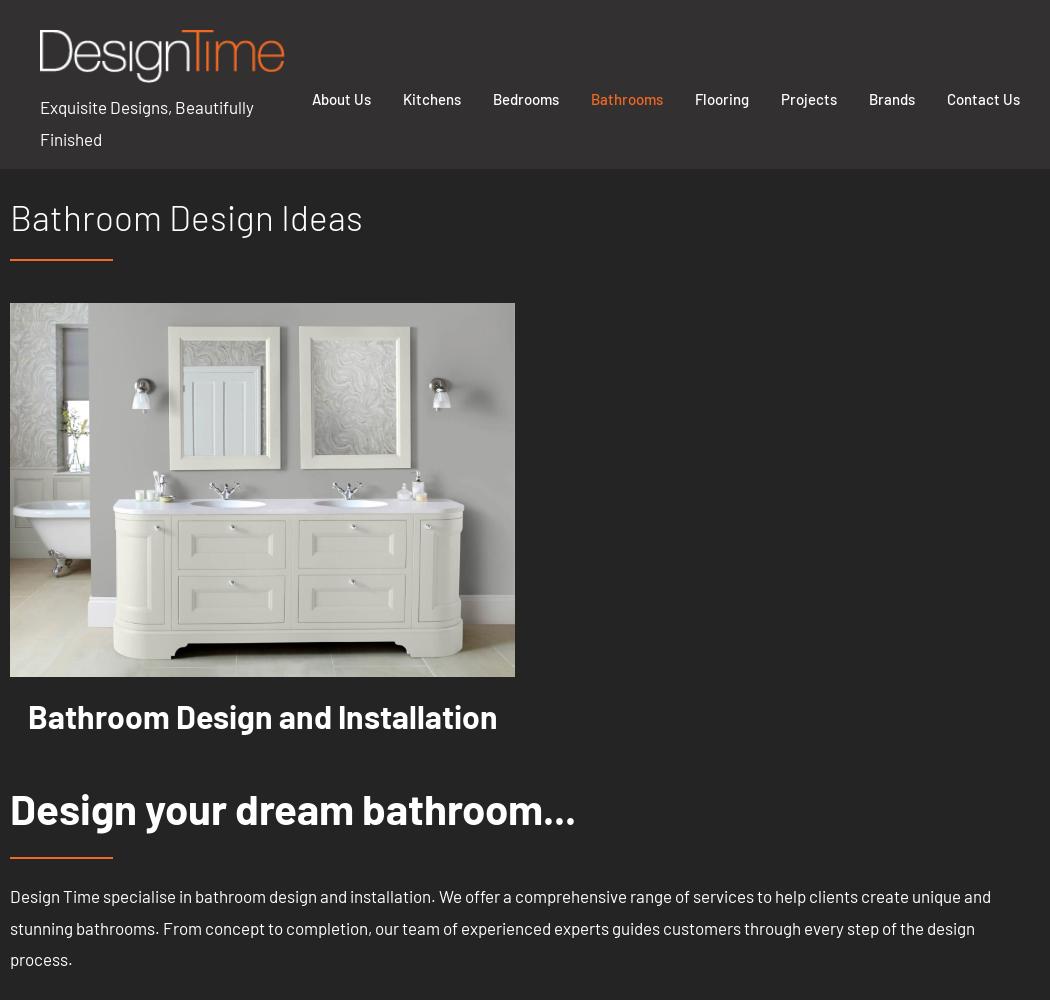 Image resolution: width=1050 pixels, height=1000 pixels. Describe the element at coordinates (261, 714) in the screenshot. I see `'Bathroom Design and Installation'` at that location.